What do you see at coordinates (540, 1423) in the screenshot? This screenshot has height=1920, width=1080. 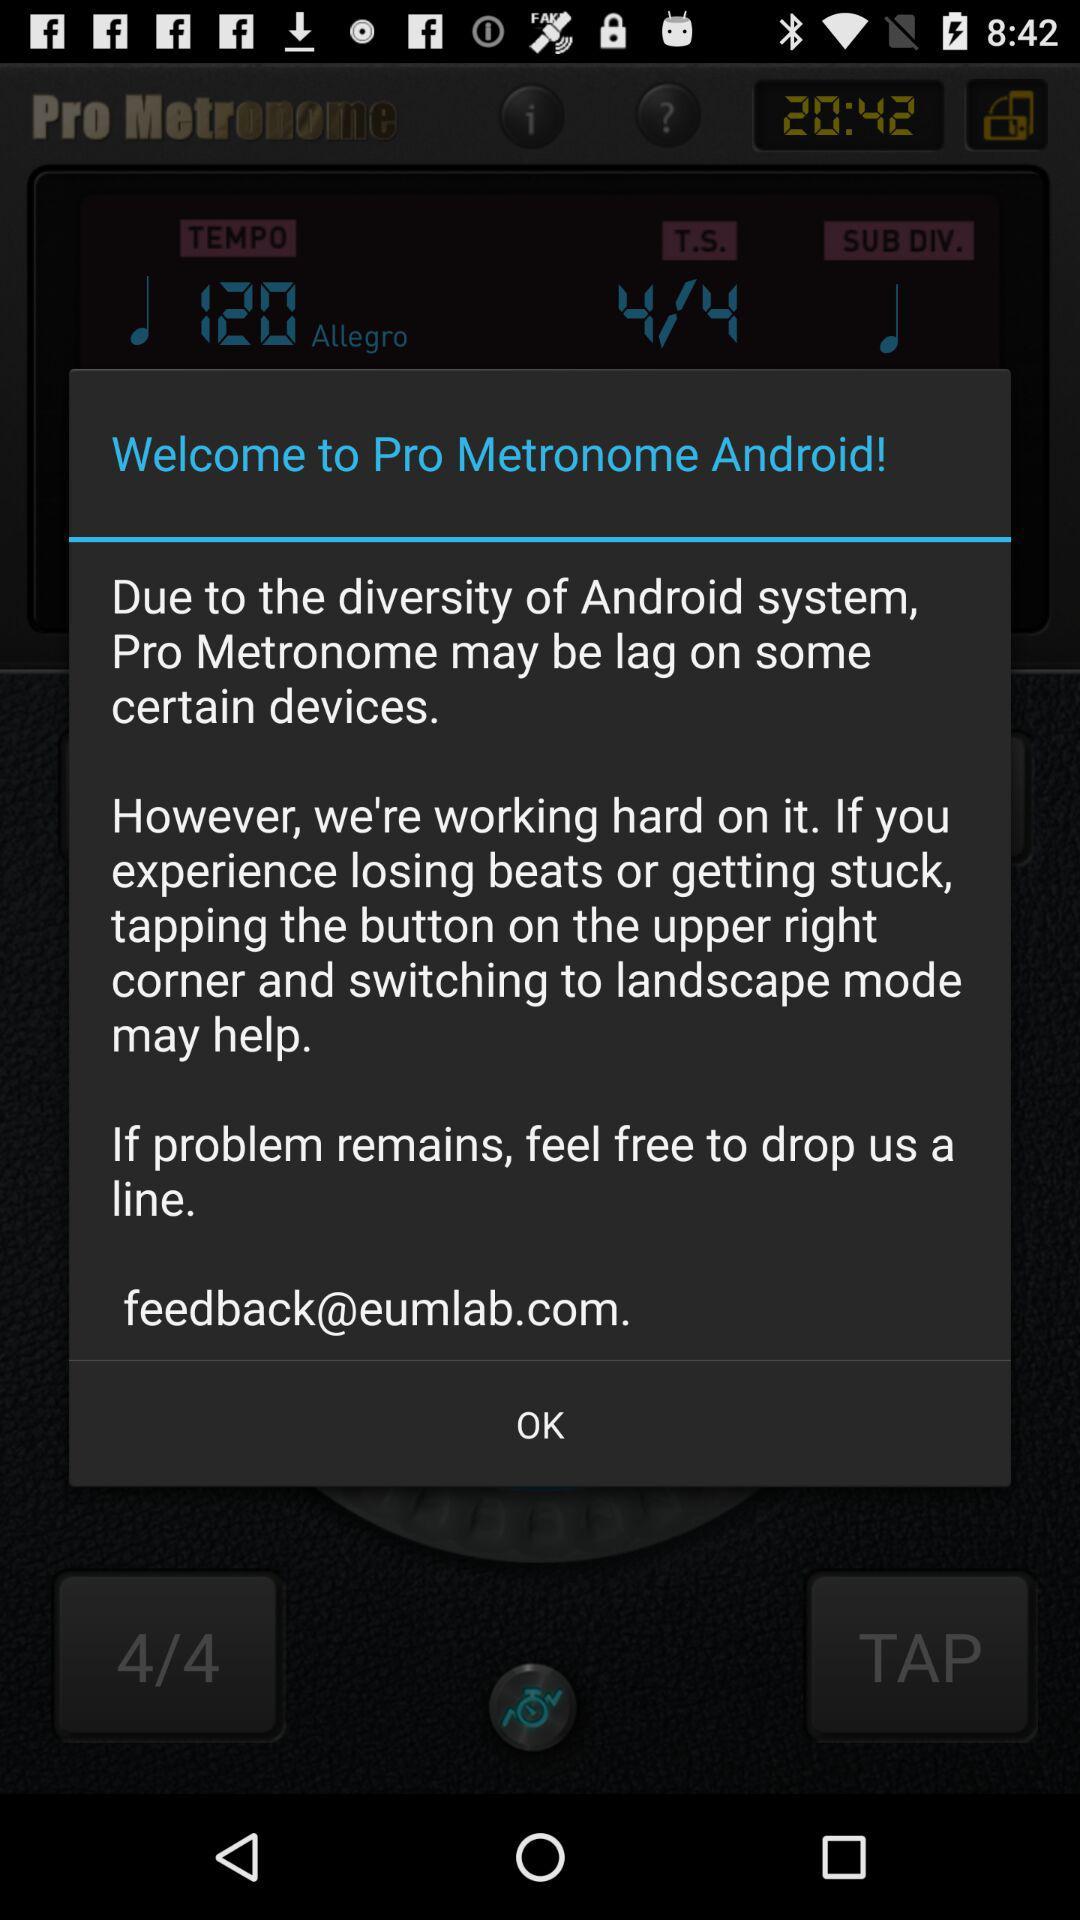 I see `the ok icon` at bounding box center [540, 1423].